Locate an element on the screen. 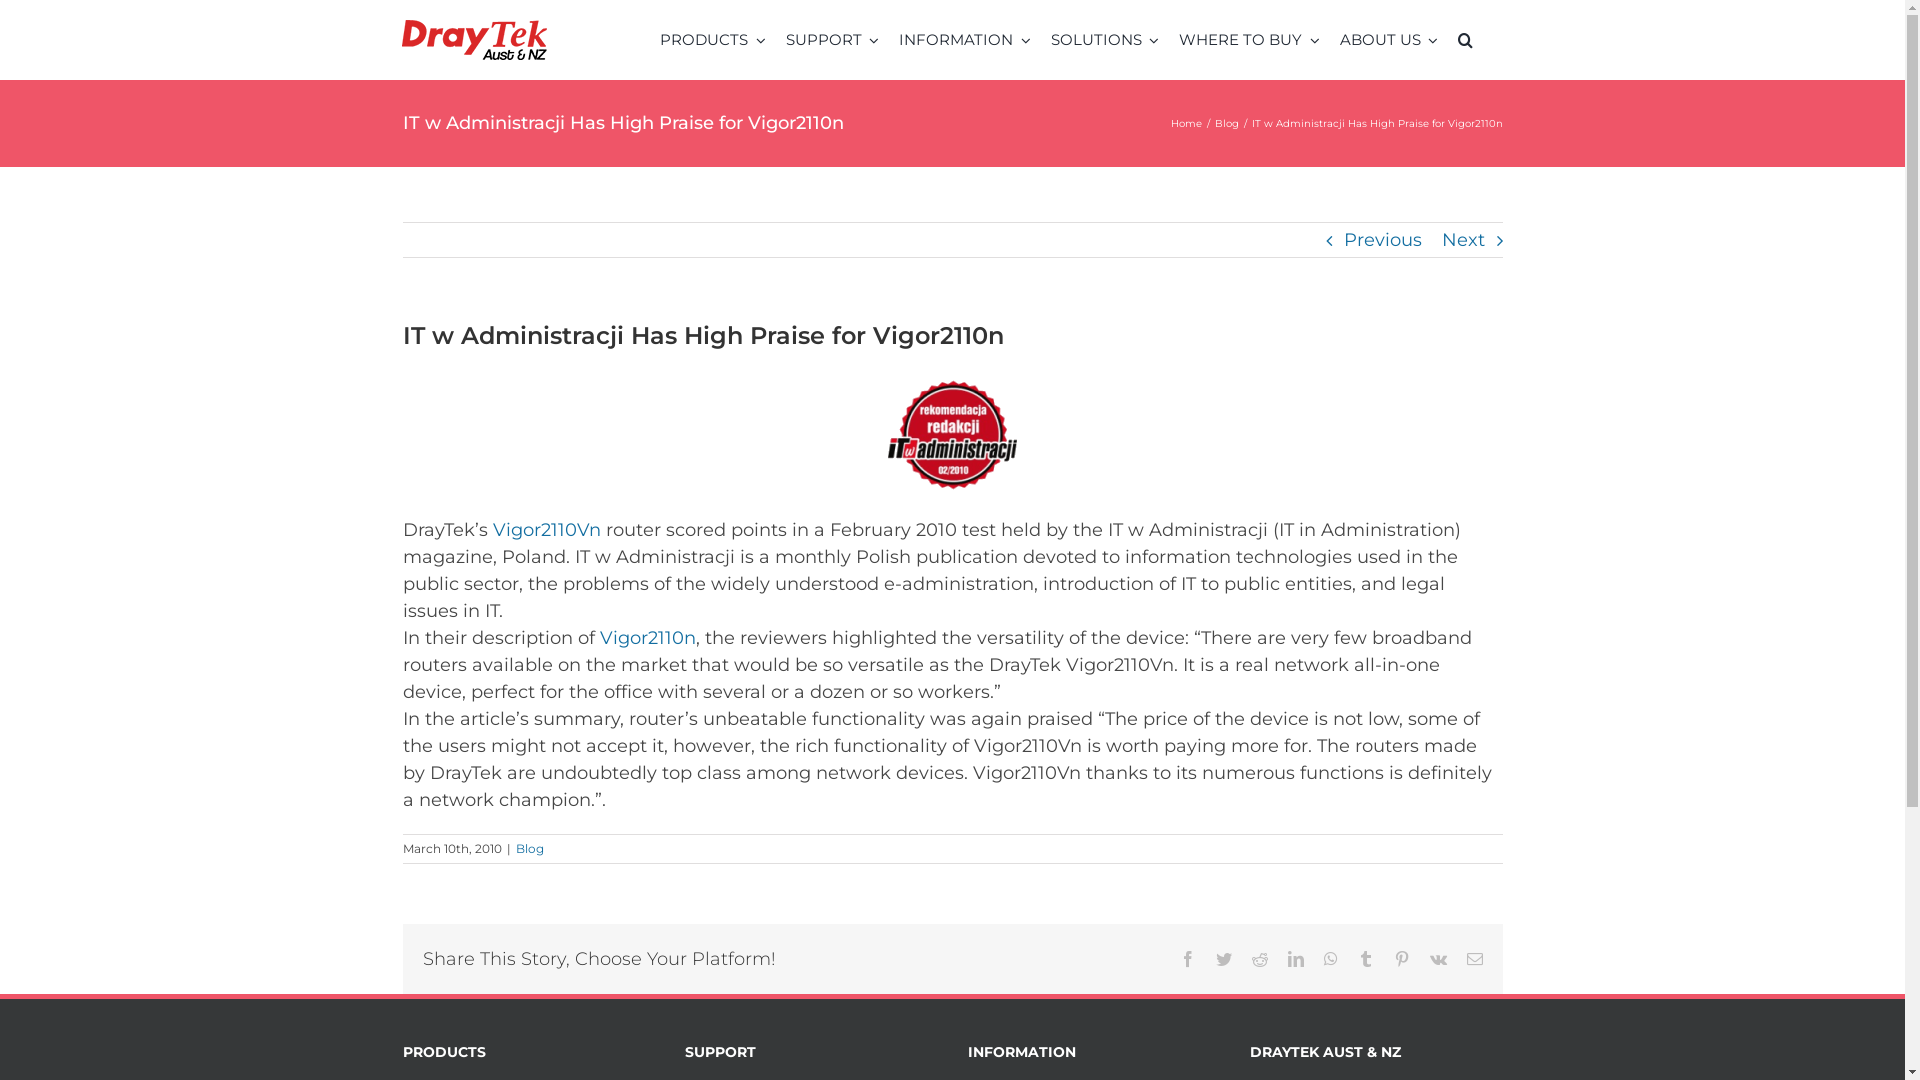 The width and height of the screenshot is (1920, 1080). 'Tumblr' is located at coordinates (1365, 958).